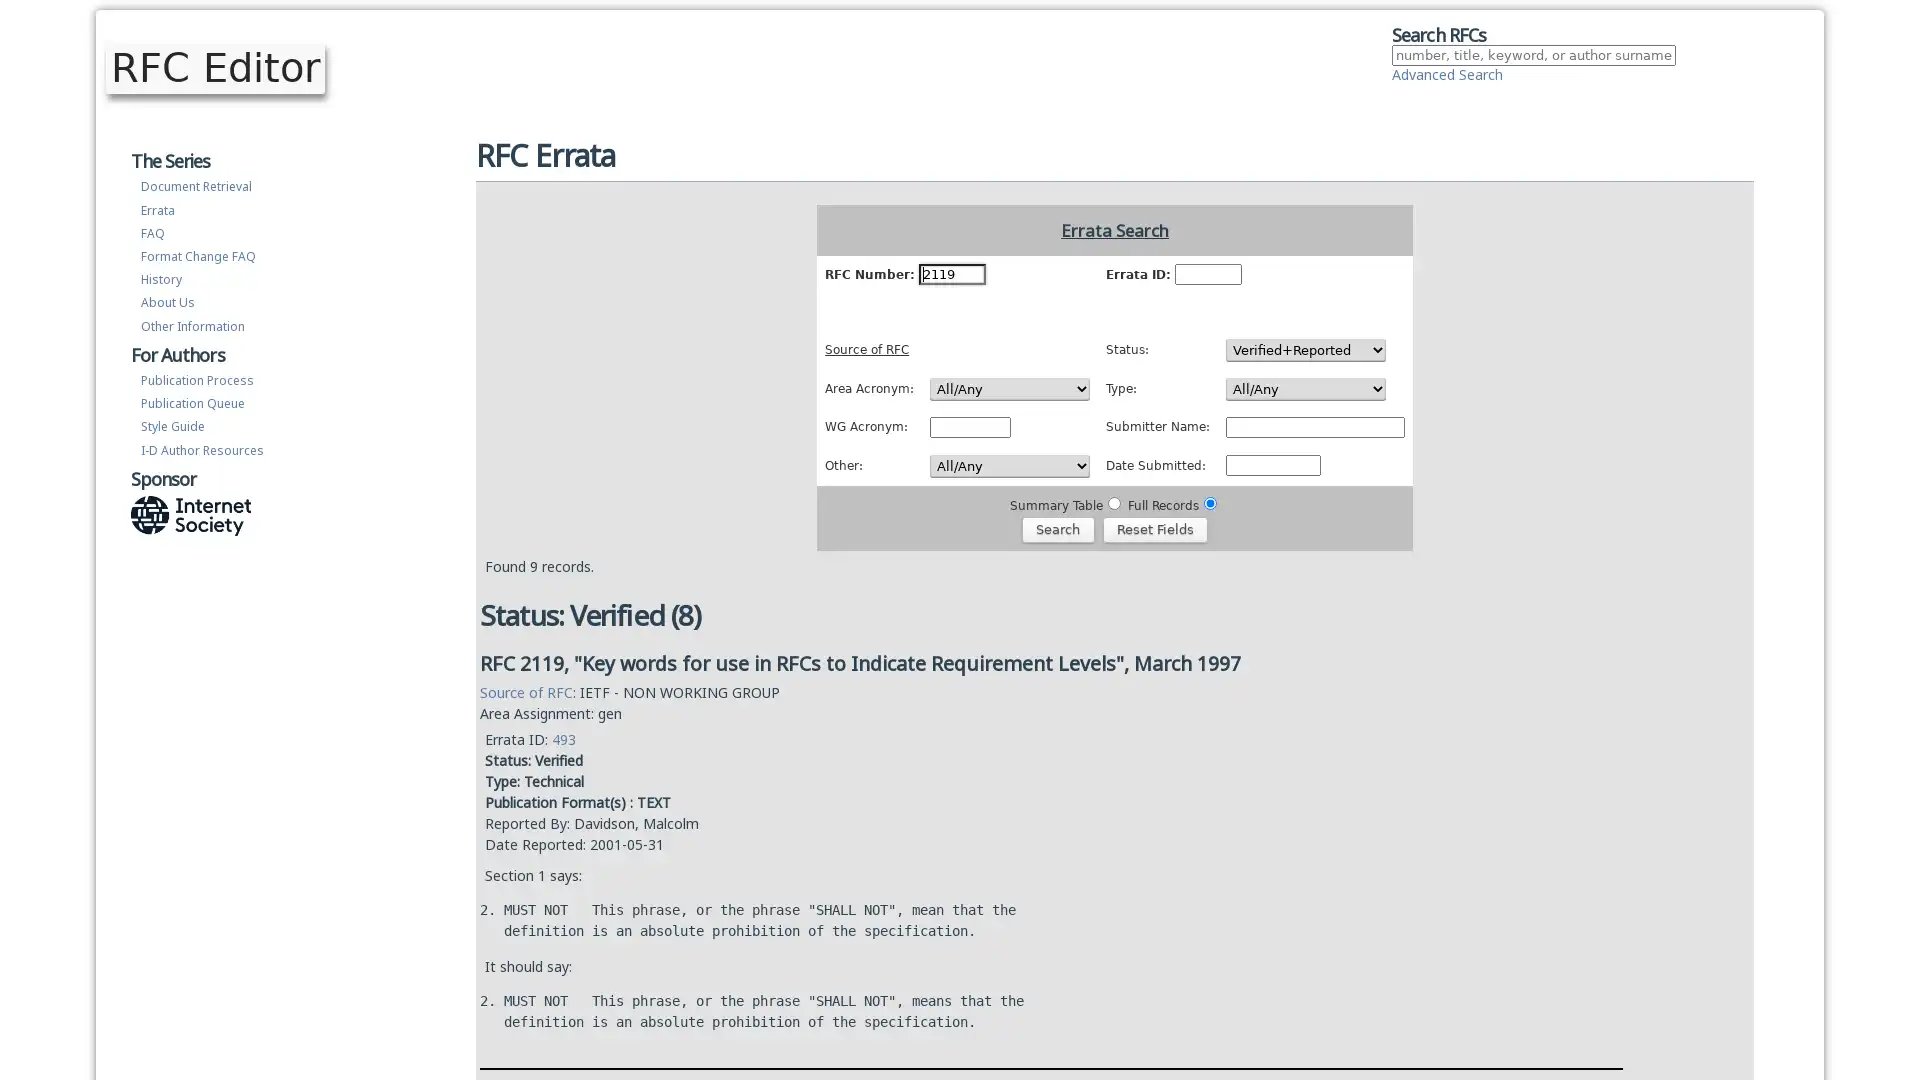  I want to click on Reset Fields, so click(1155, 527).